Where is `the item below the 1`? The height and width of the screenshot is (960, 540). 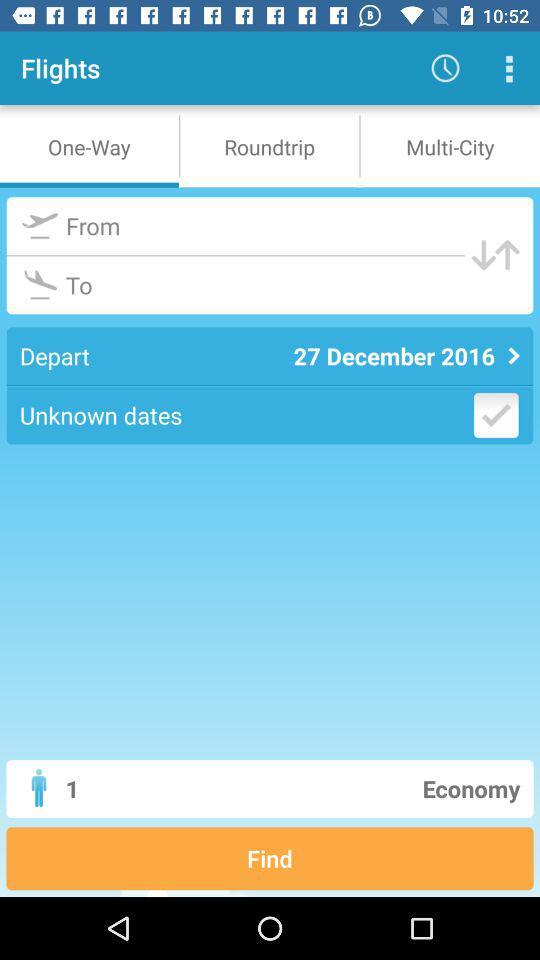 the item below the 1 is located at coordinates (270, 857).